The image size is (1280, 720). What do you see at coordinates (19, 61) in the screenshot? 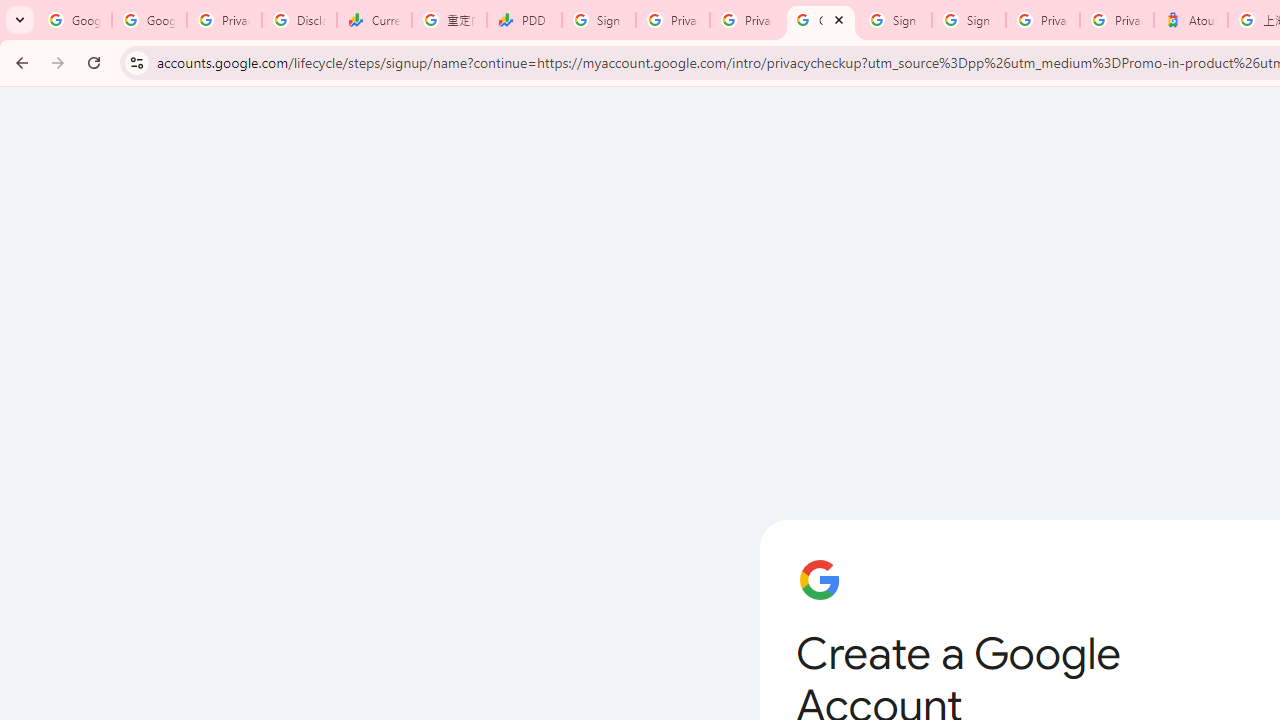
I see `'Back'` at bounding box center [19, 61].